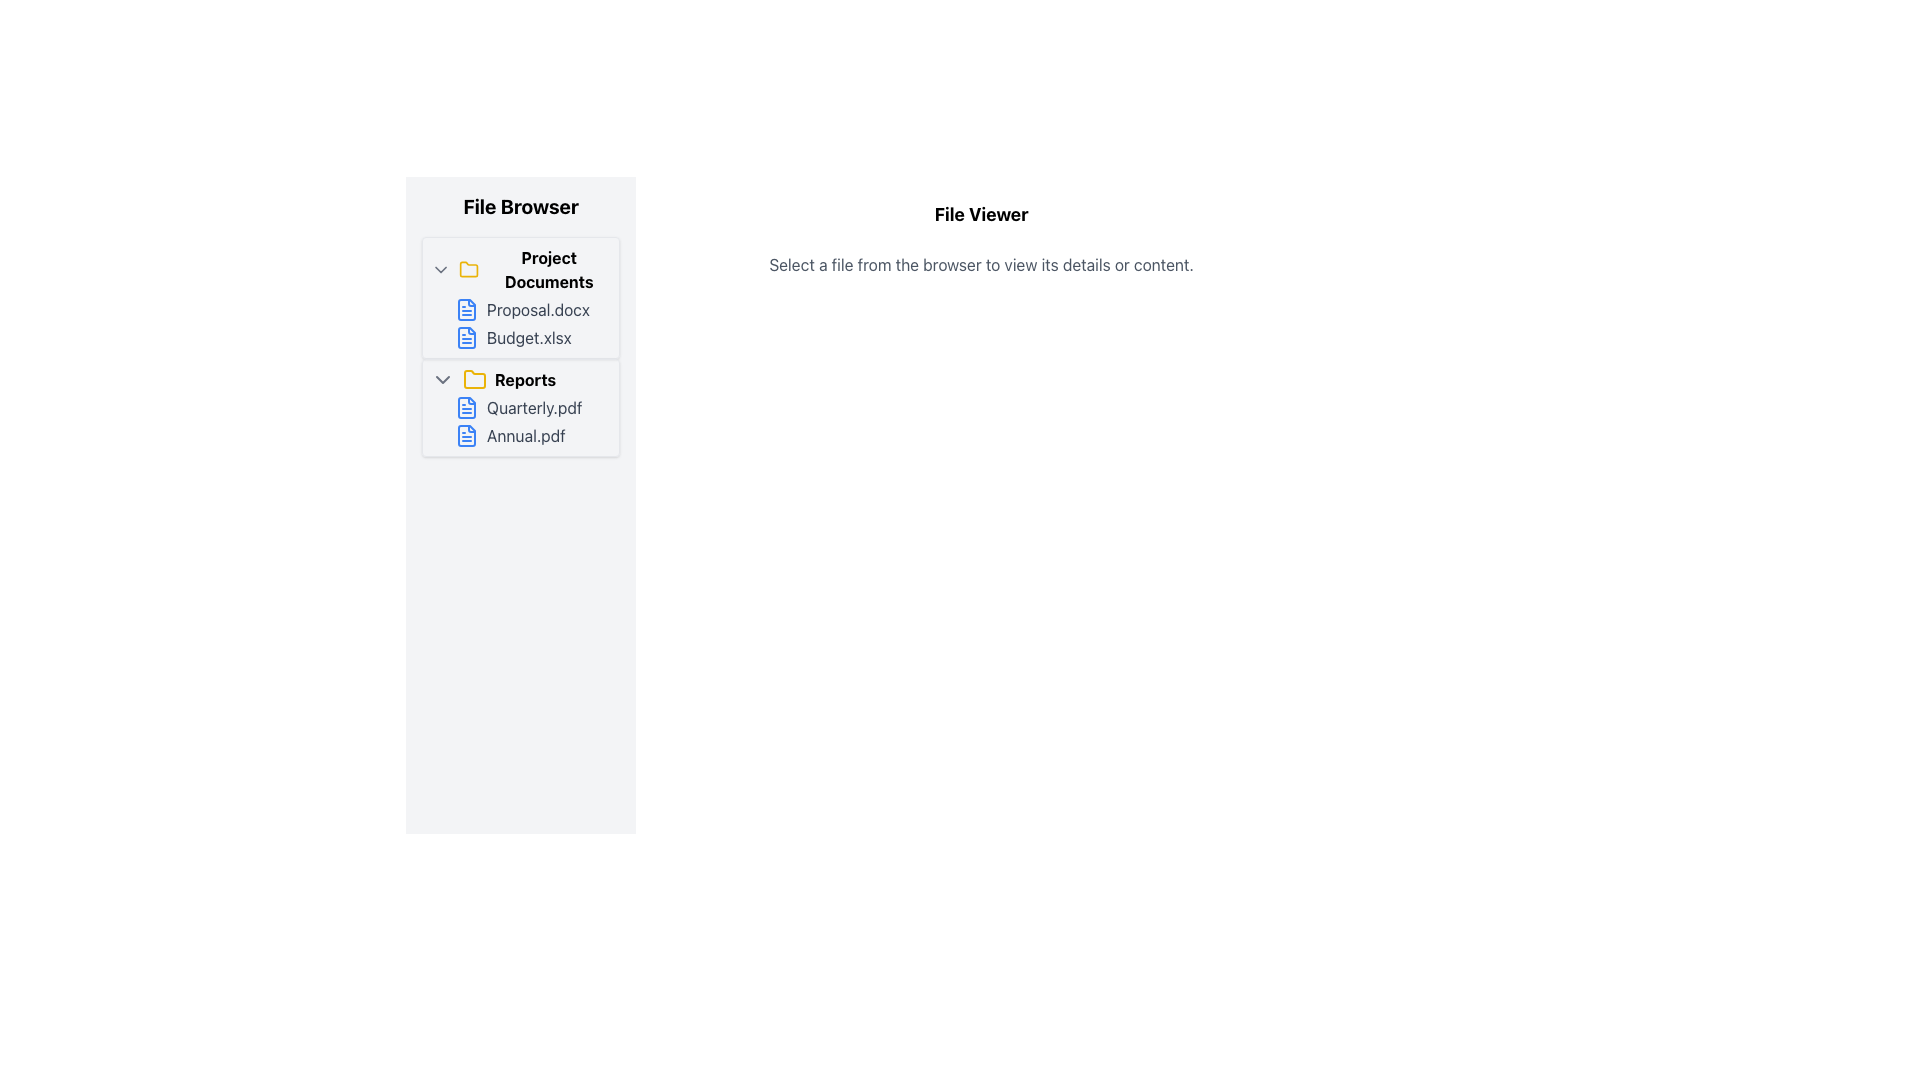 Image resolution: width=1920 pixels, height=1080 pixels. Describe the element at coordinates (981, 264) in the screenshot. I see `the static text paragraph that reads 'Select a file from the browser` at that location.